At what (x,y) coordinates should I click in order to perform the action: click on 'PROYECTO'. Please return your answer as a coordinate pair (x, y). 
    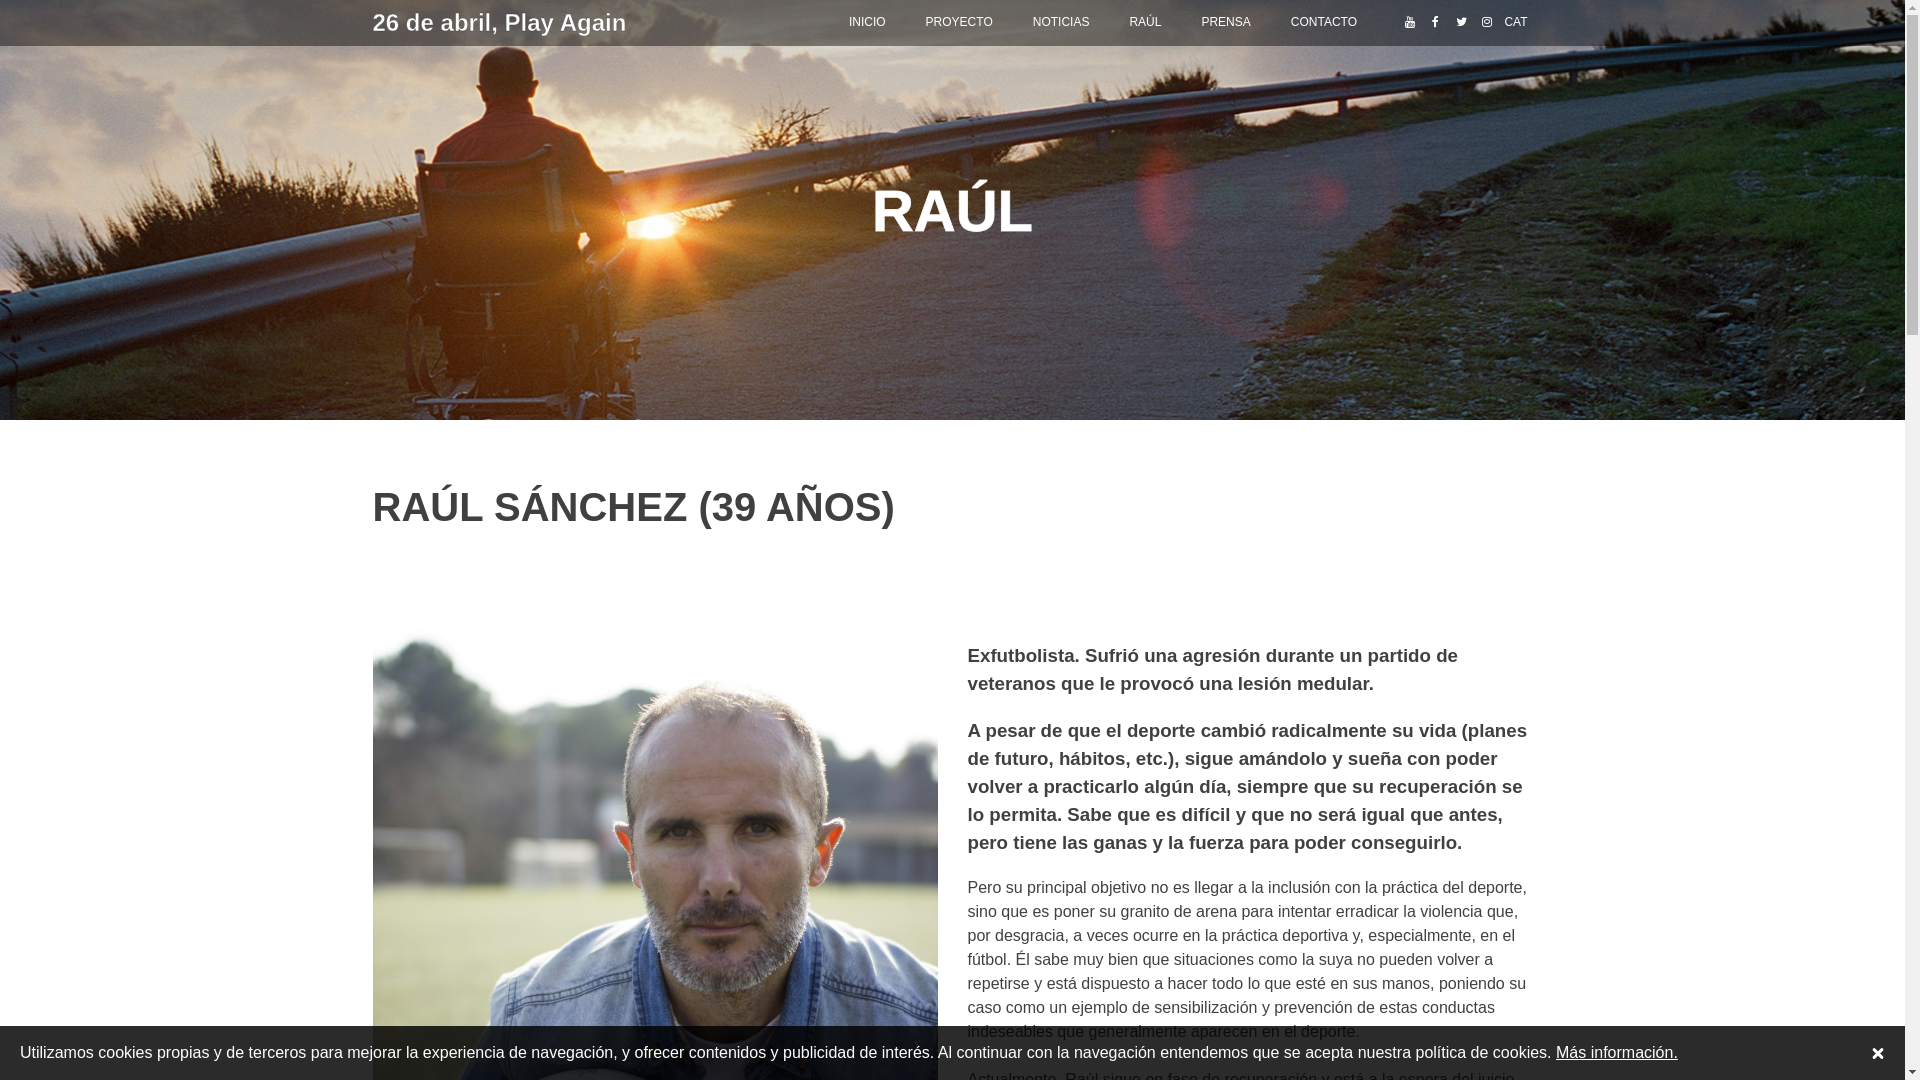
    Looking at the image, I should click on (958, 23).